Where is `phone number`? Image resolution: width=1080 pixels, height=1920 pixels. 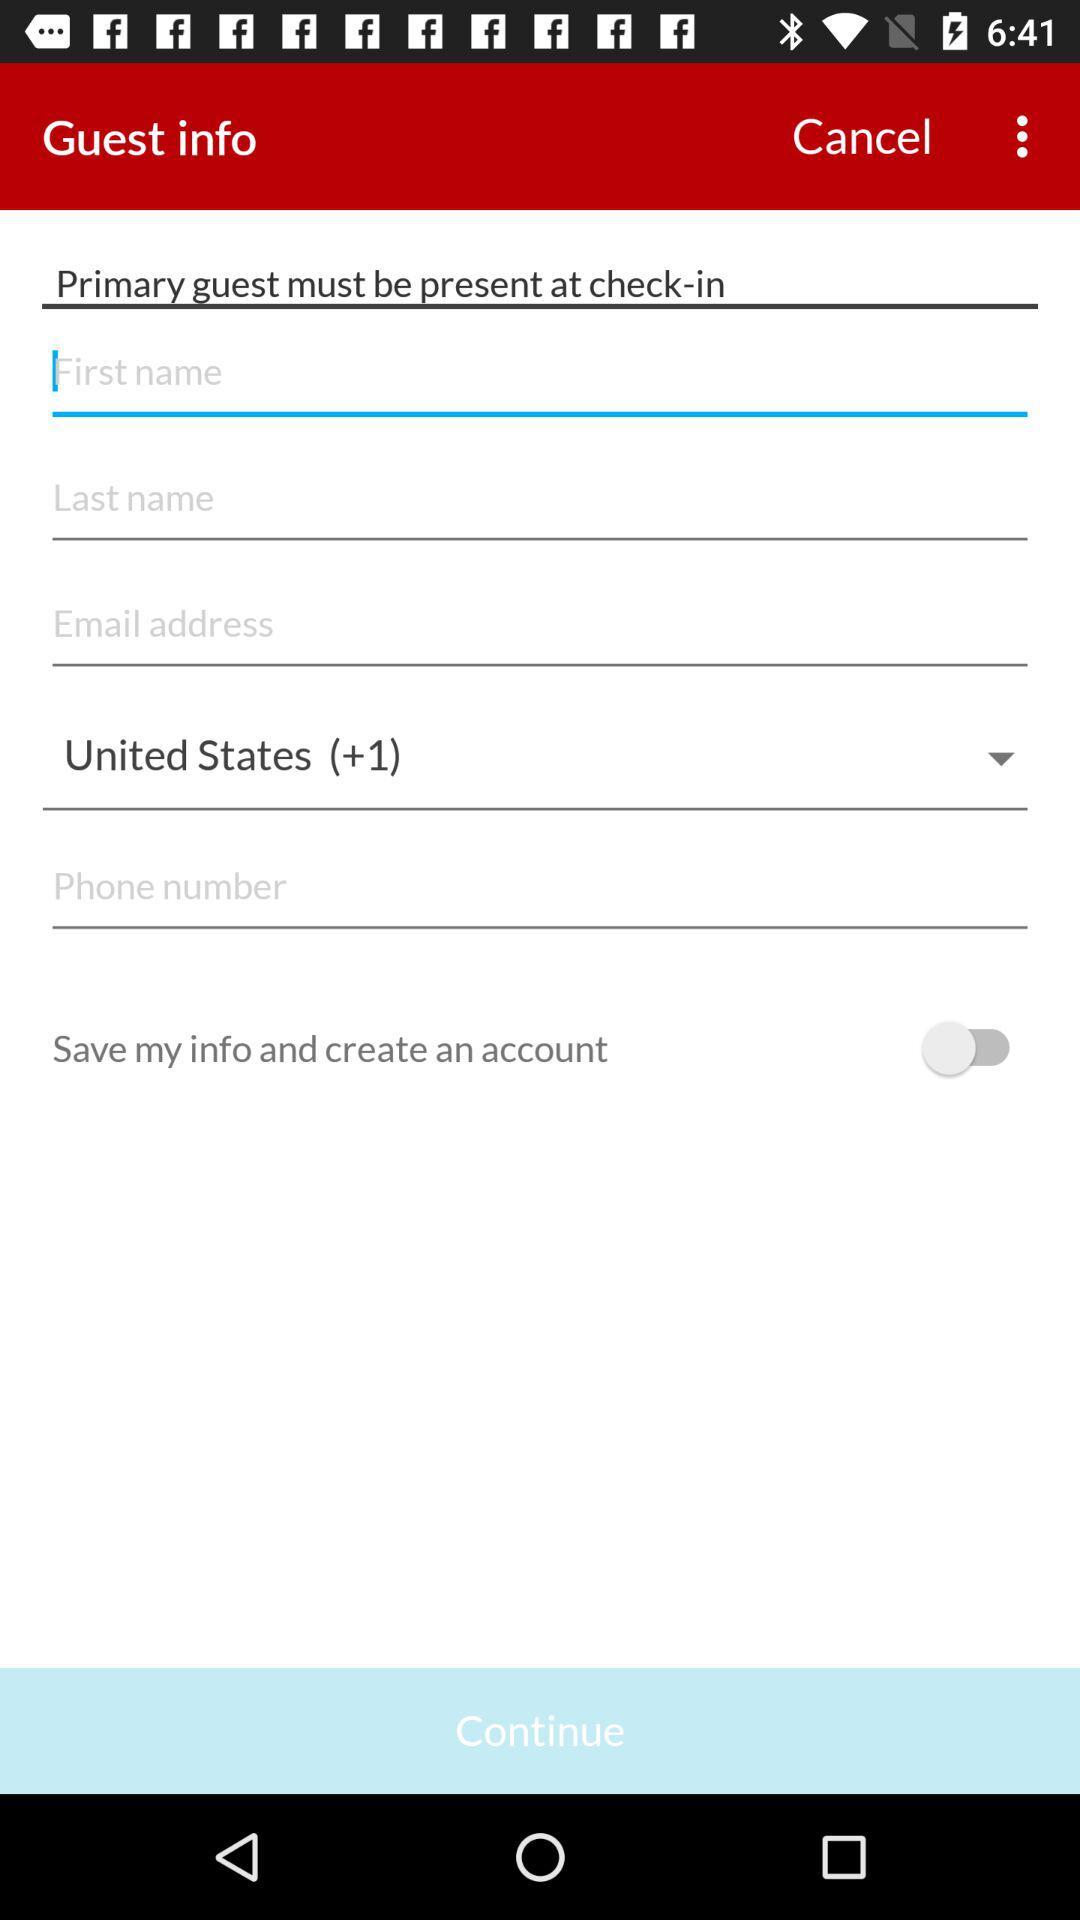 phone number is located at coordinates (540, 885).